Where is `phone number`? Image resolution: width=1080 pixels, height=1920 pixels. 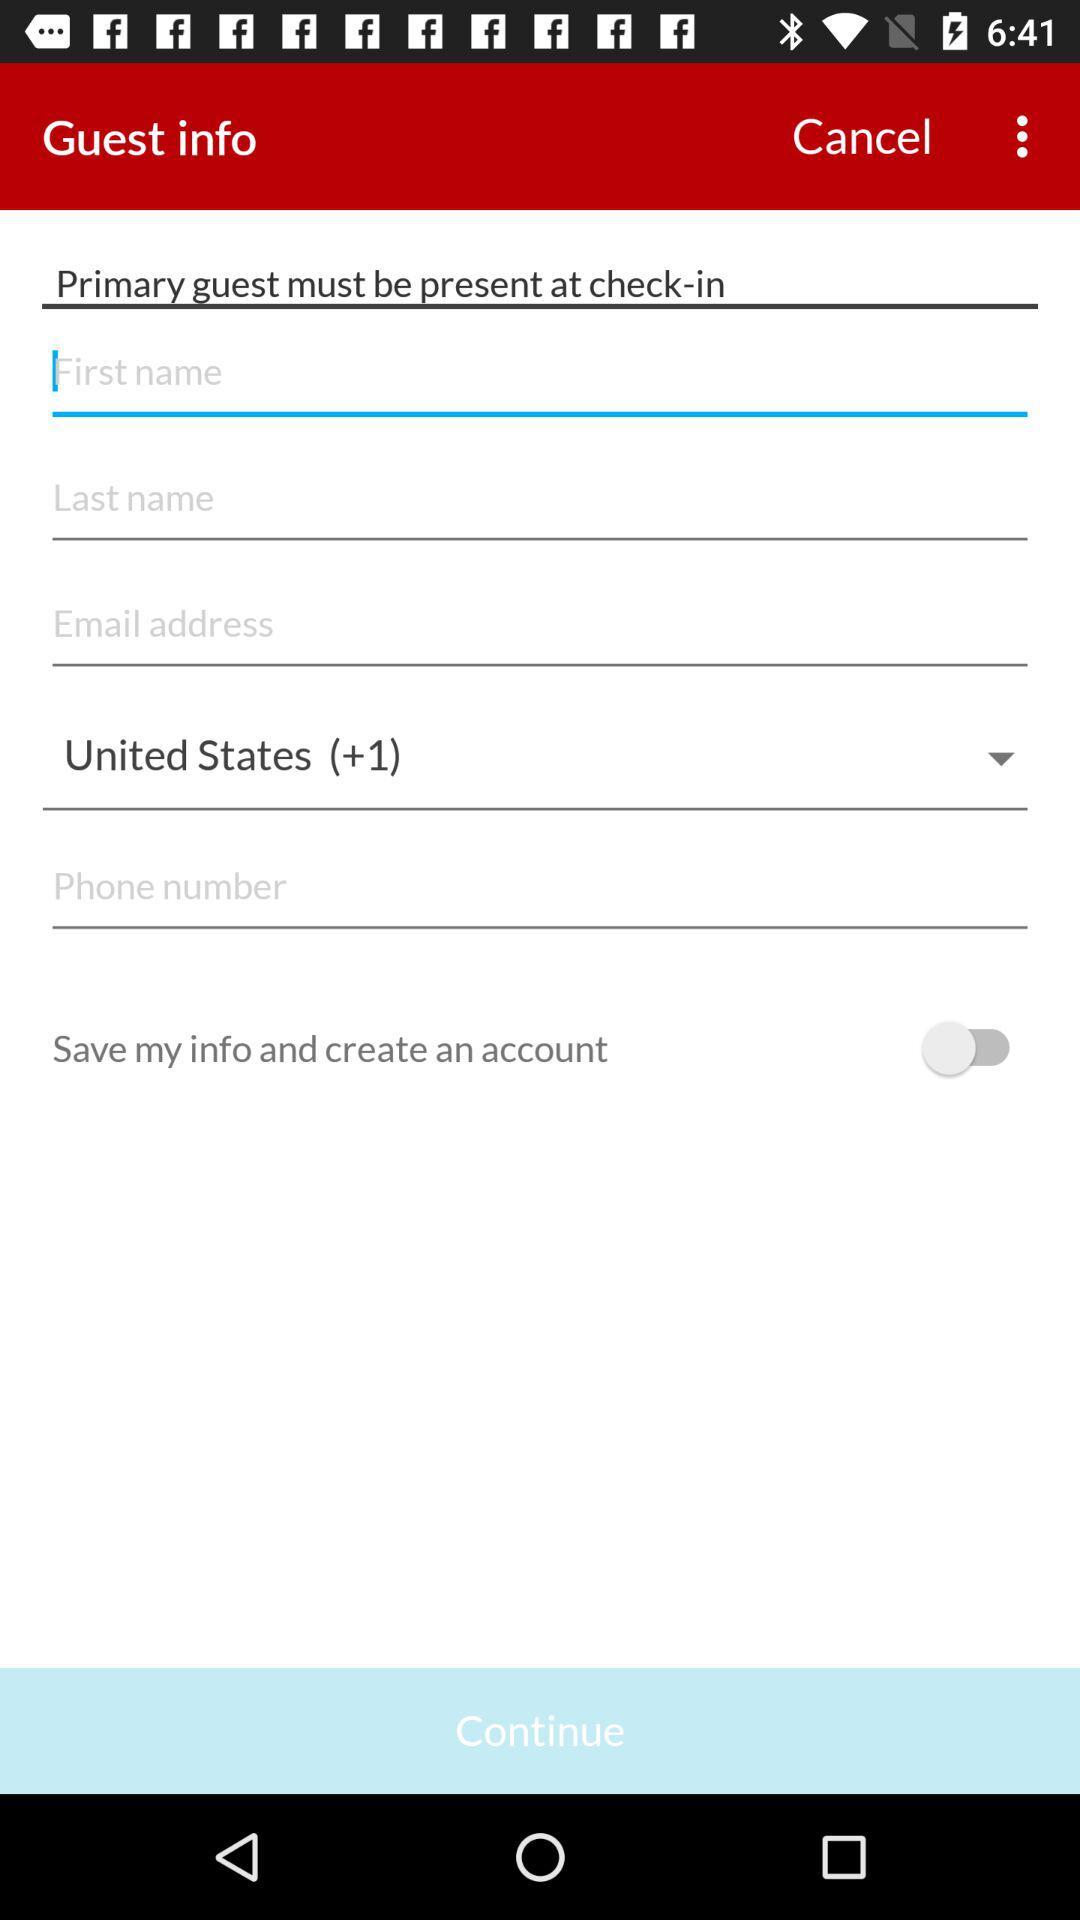 phone number is located at coordinates (540, 885).